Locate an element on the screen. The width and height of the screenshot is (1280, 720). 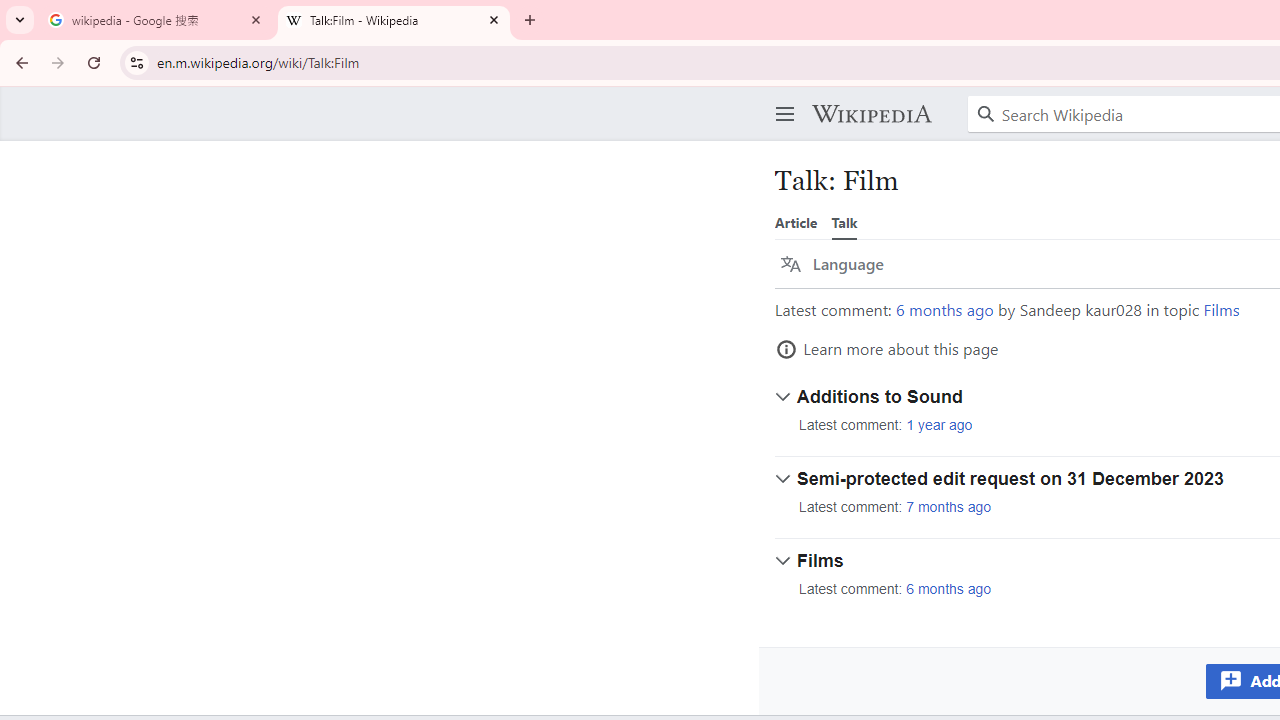
'7 months ago' is located at coordinates (948, 506).